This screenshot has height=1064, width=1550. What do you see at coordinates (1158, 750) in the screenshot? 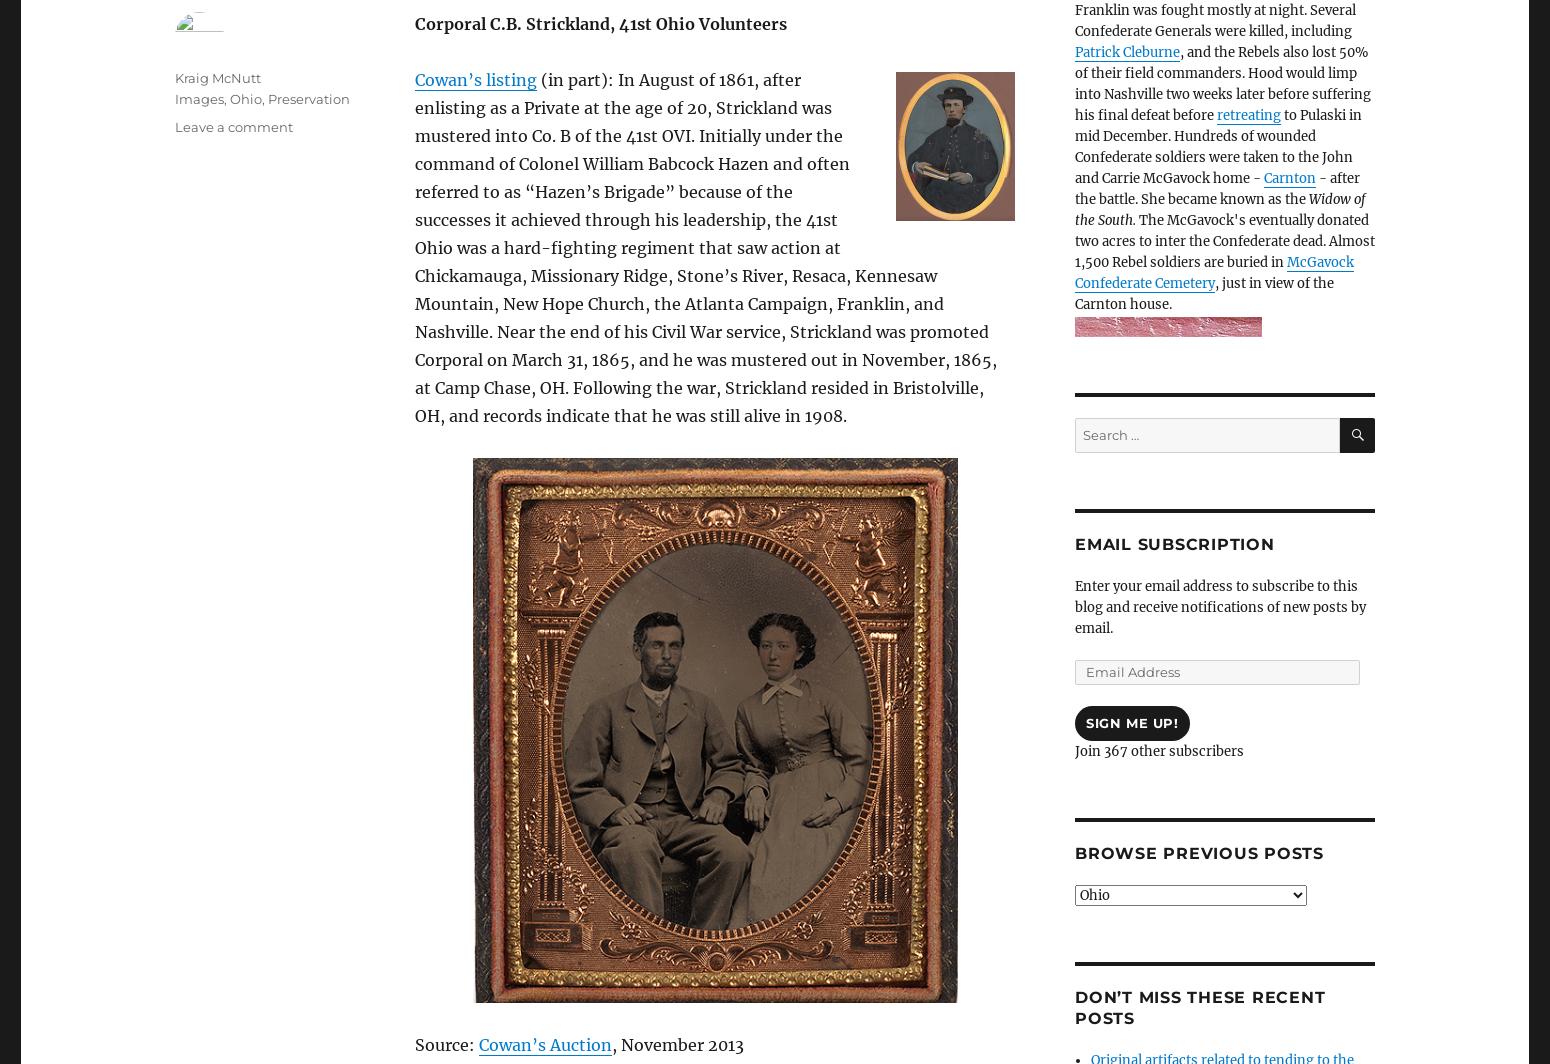
I see `'Join 367 other subscribers'` at bounding box center [1158, 750].